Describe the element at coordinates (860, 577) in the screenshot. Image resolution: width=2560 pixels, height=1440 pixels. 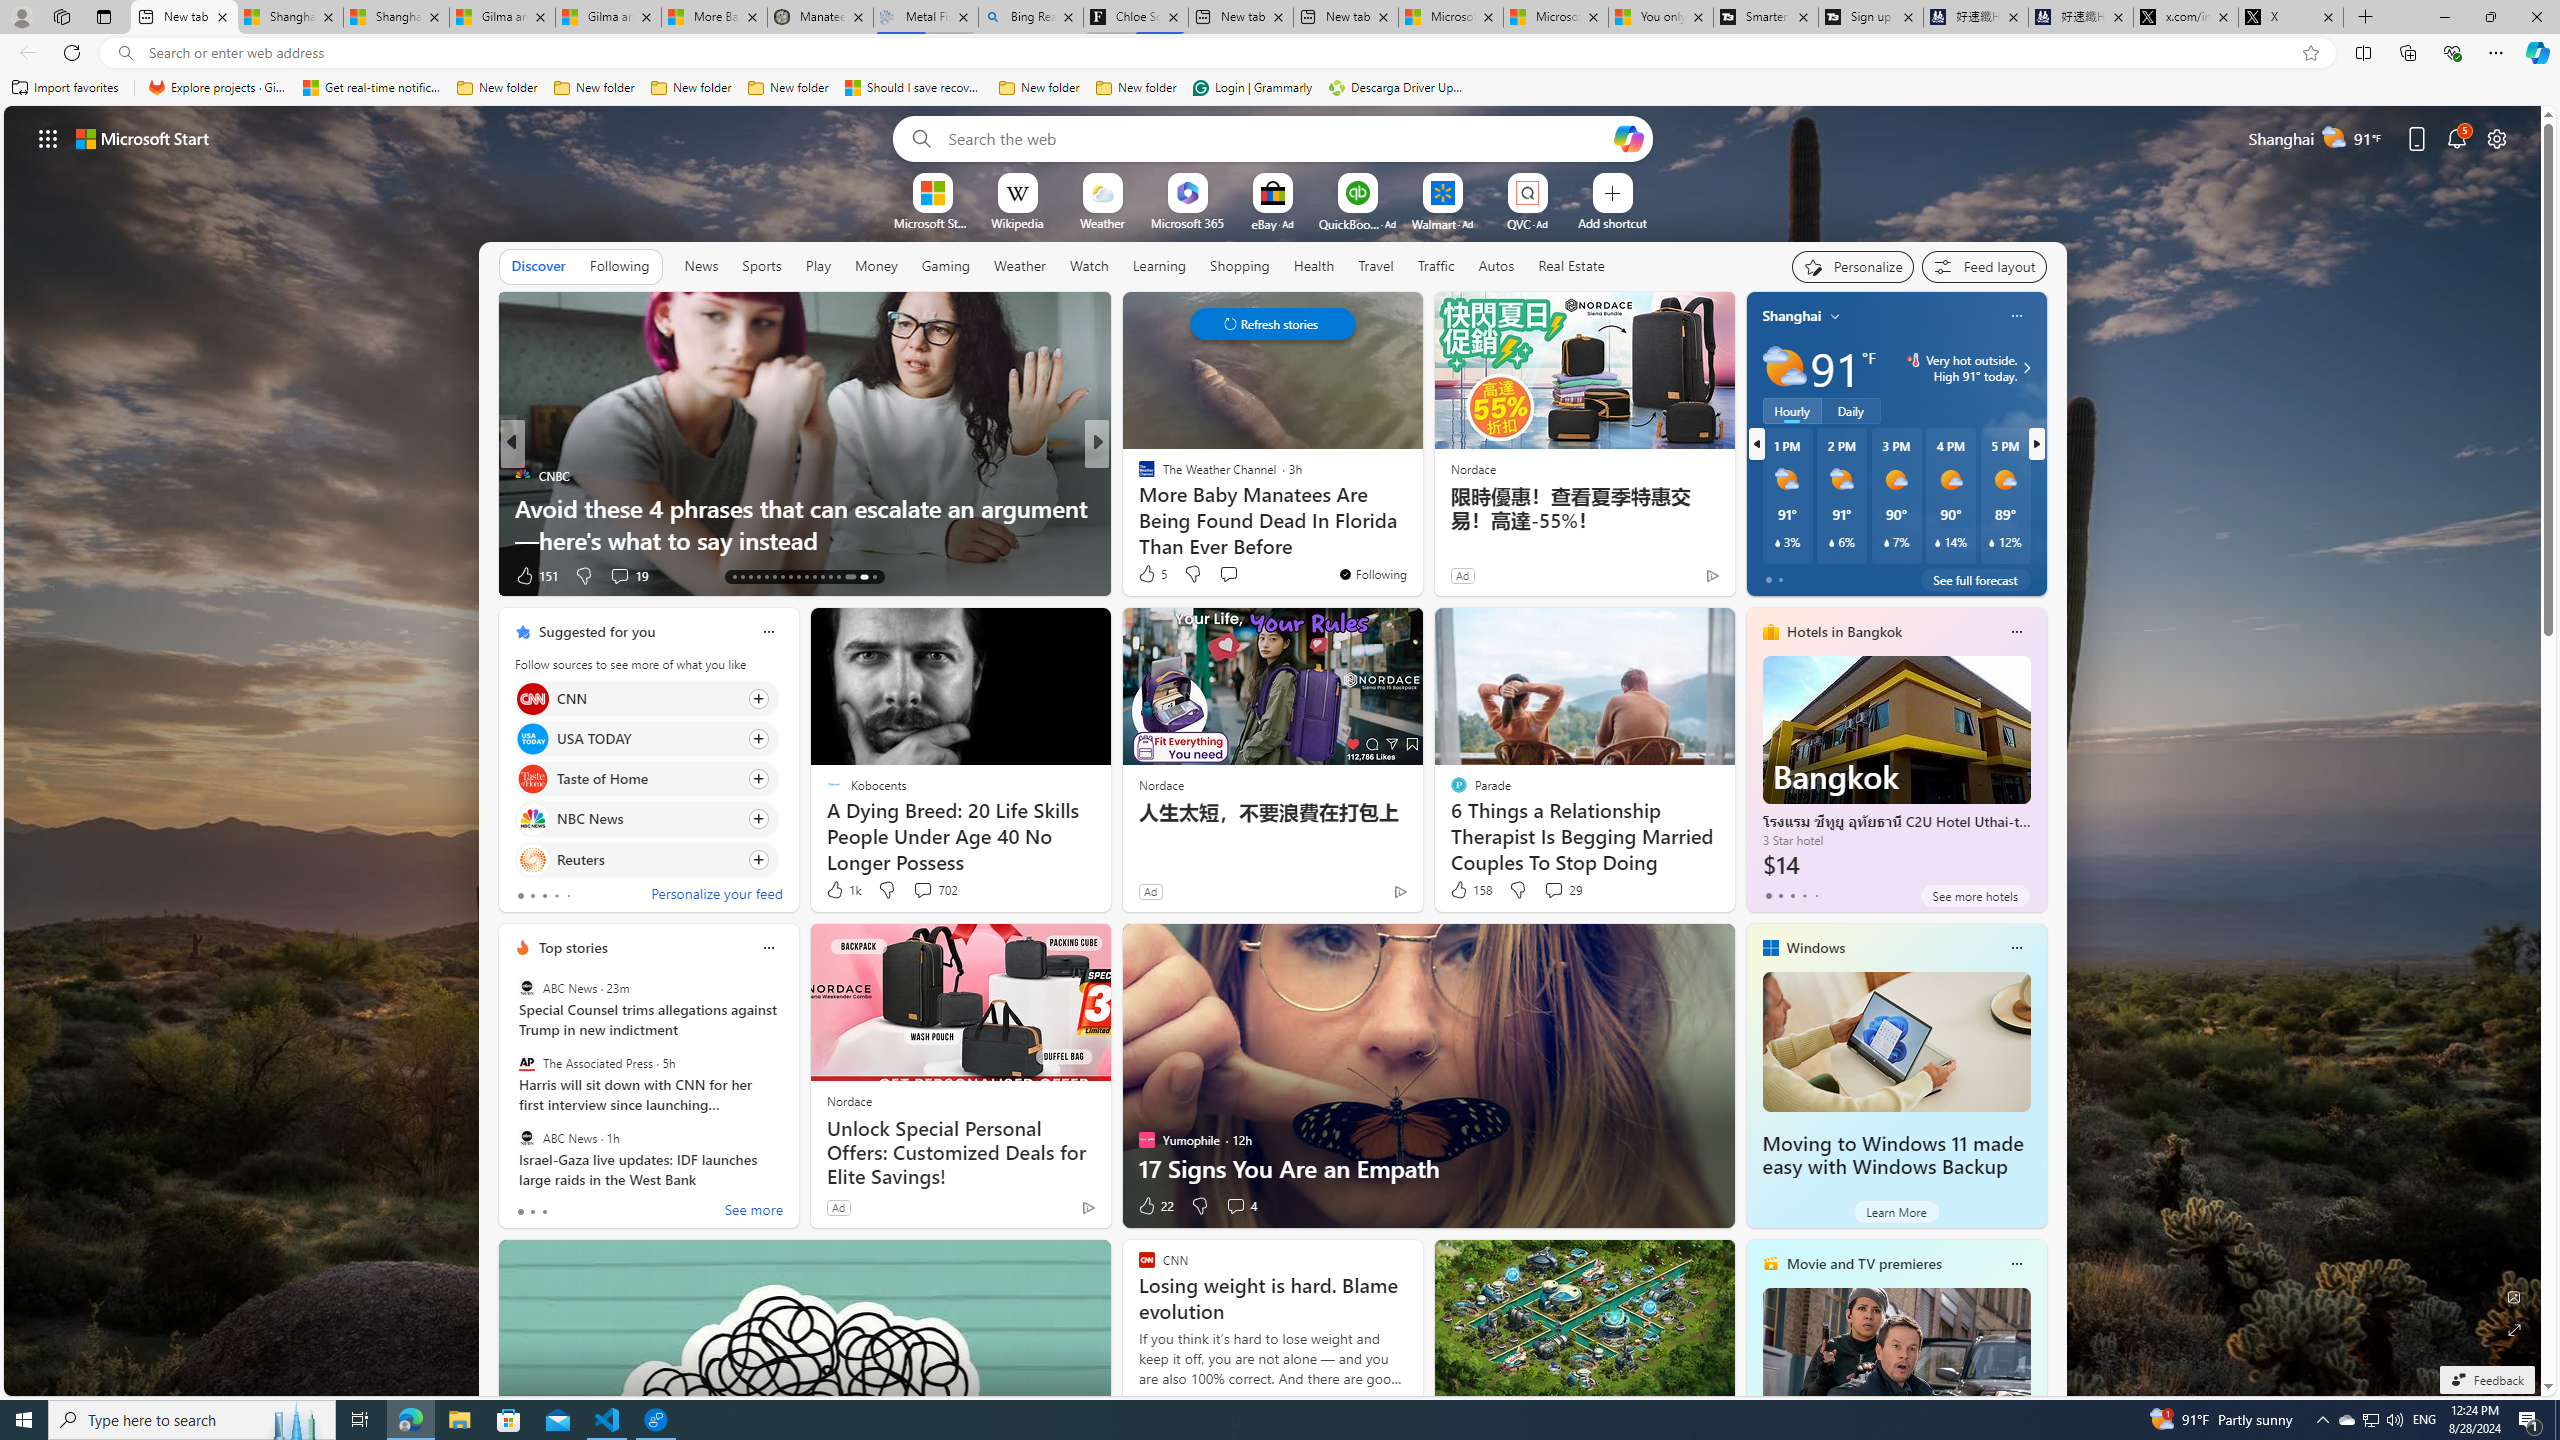
I see `'AutomationID: tab-41'` at that location.